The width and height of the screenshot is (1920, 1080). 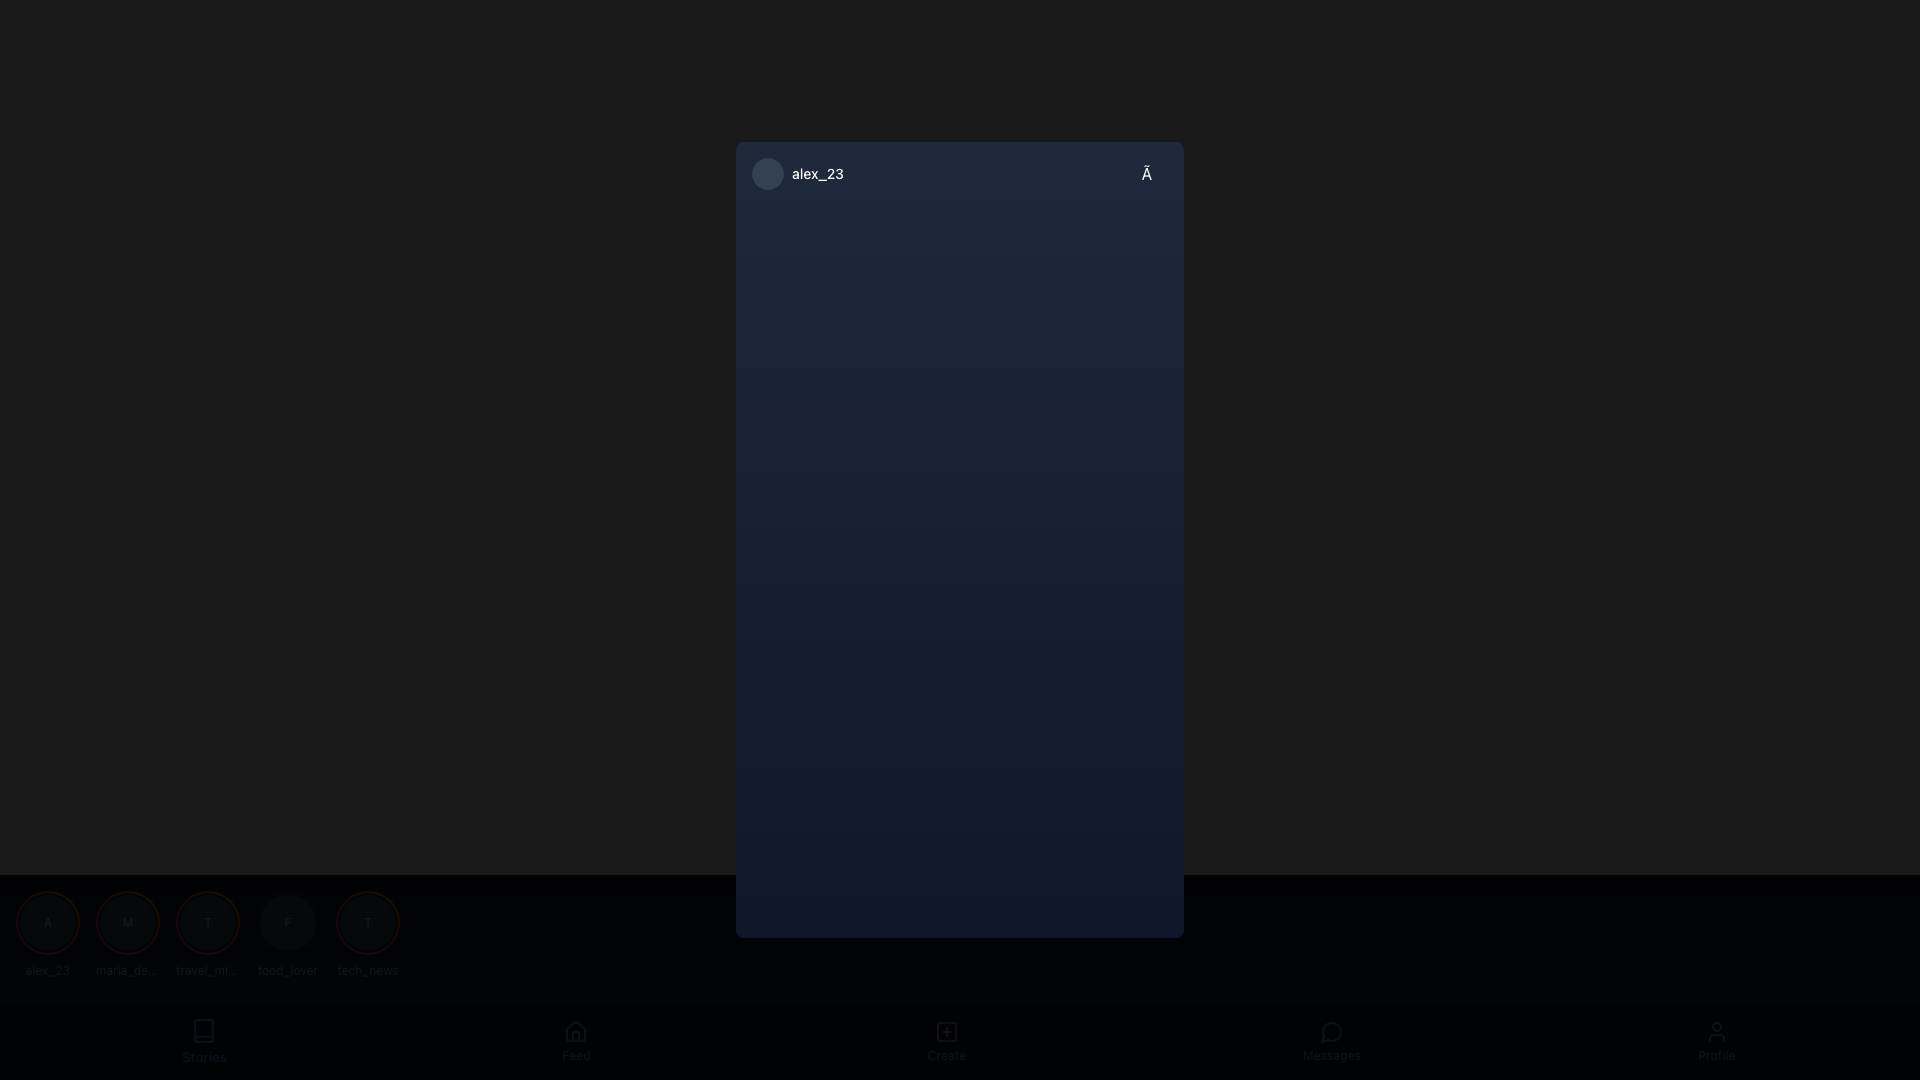 What do you see at coordinates (127, 922) in the screenshot?
I see `the second Avatar or Profile Indicator, which is a circular component with a gradient from pink to yellow and a white 'M' character, to potentially preview details` at bounding box center [127, 922].